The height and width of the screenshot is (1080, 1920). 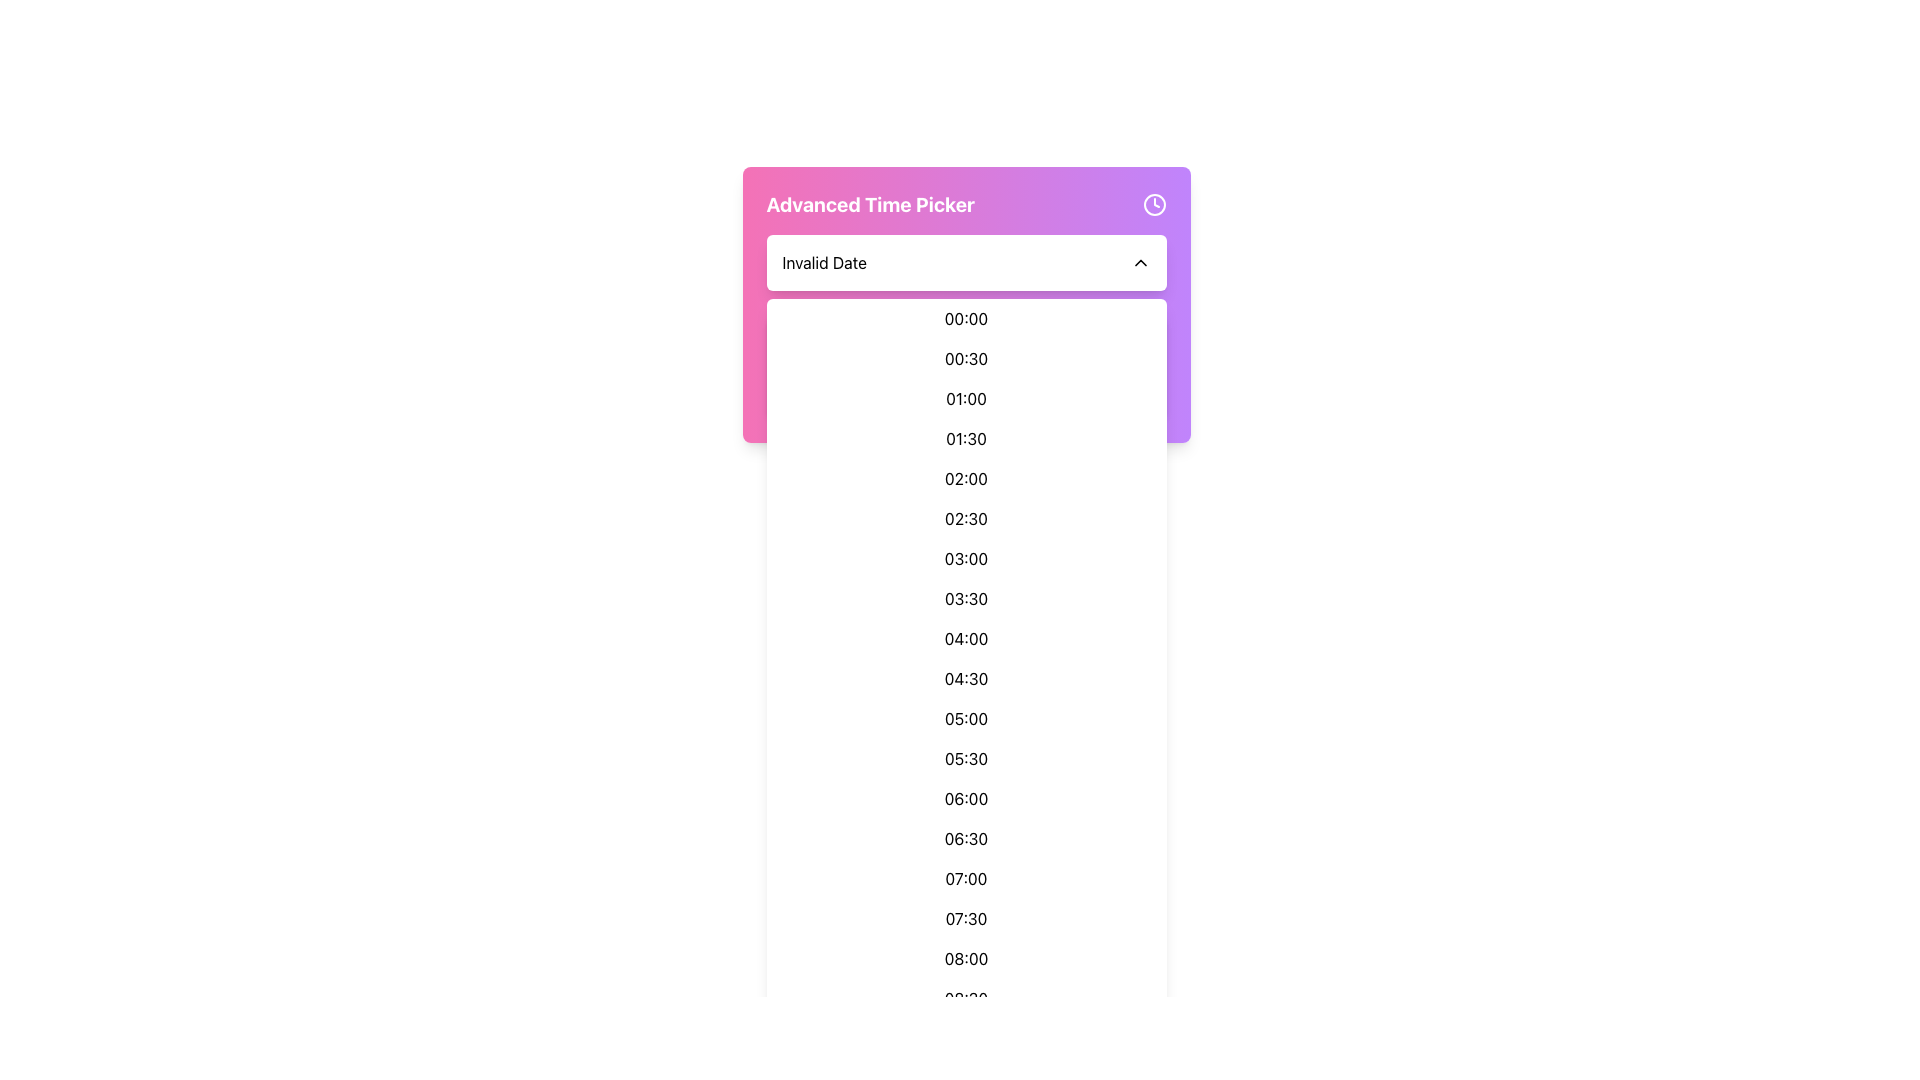 What do you see at coordinates (966, 958) in the screenshot?
I see `the 17th list item displaying the time '08:00' in bold, centered font within the dropdown` at bounding box center [966, 958].